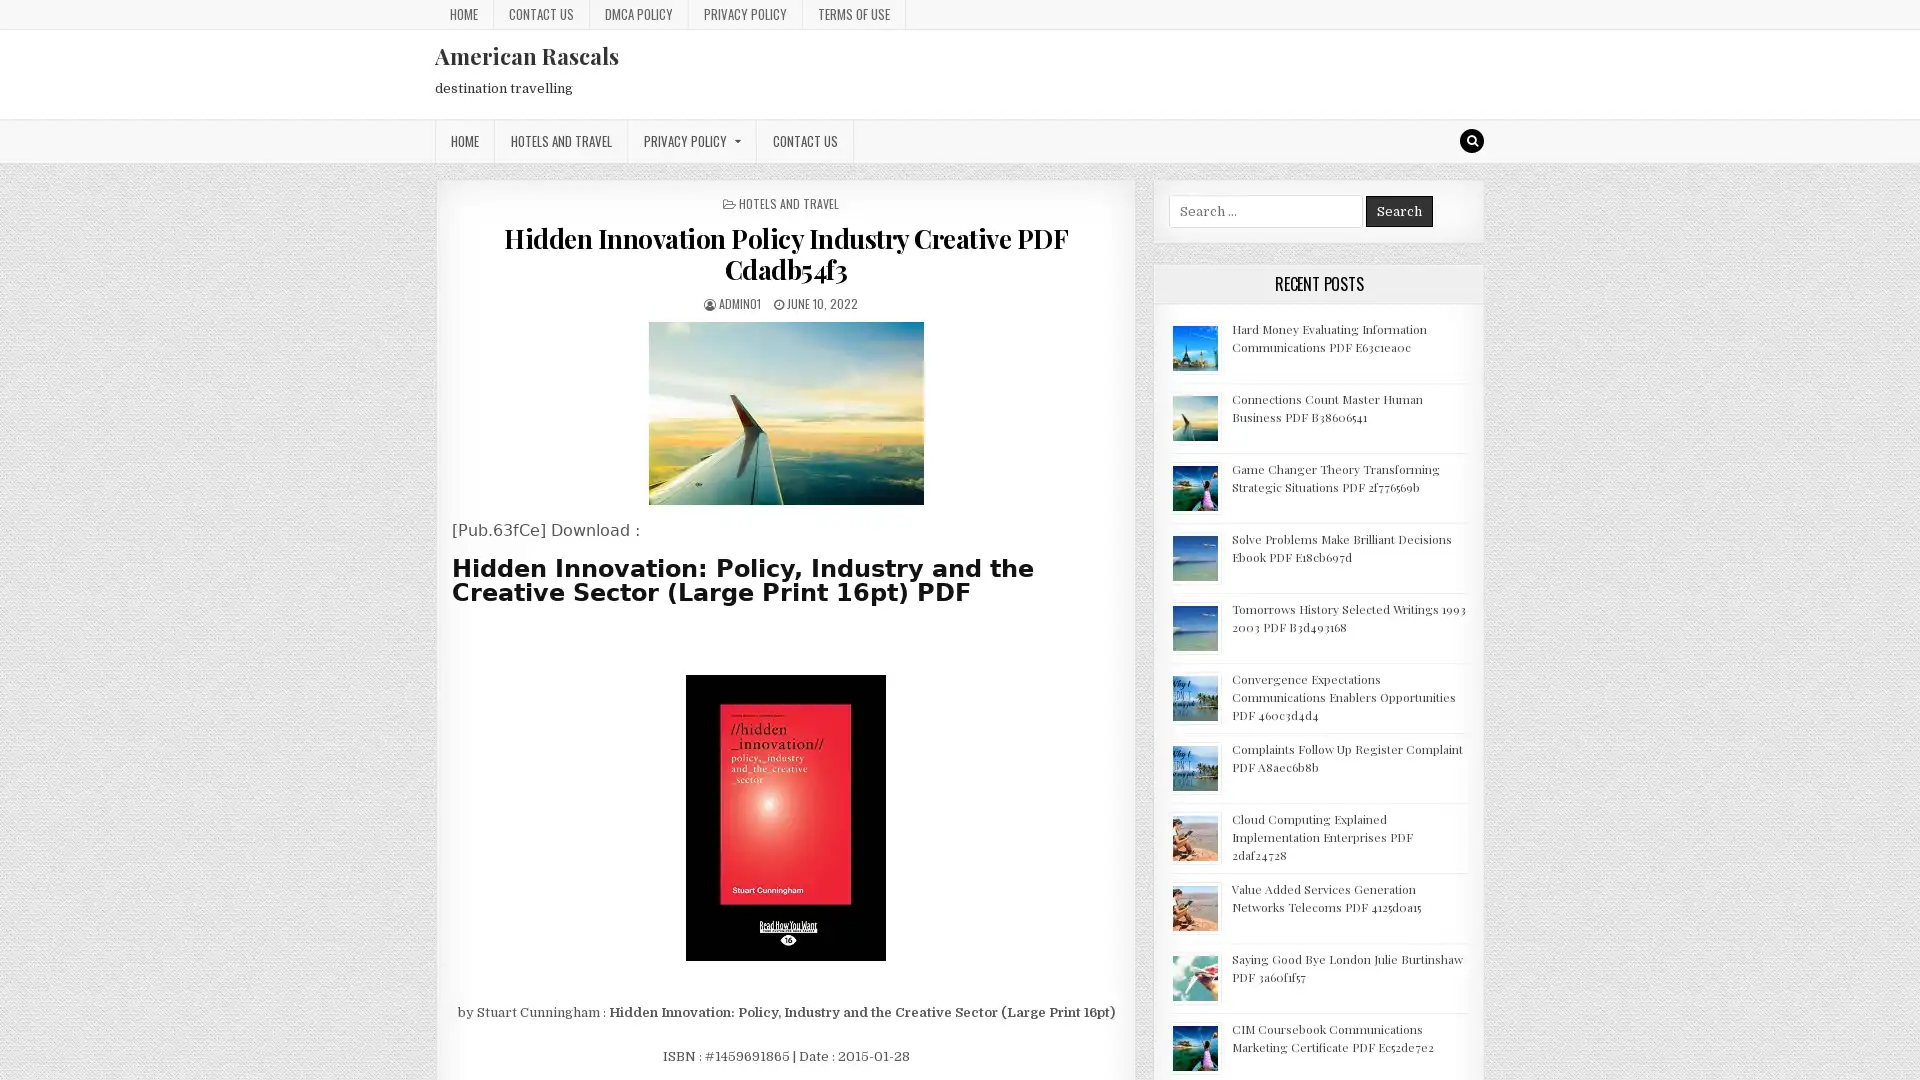  I want to click on Search, so click(1398, 211).